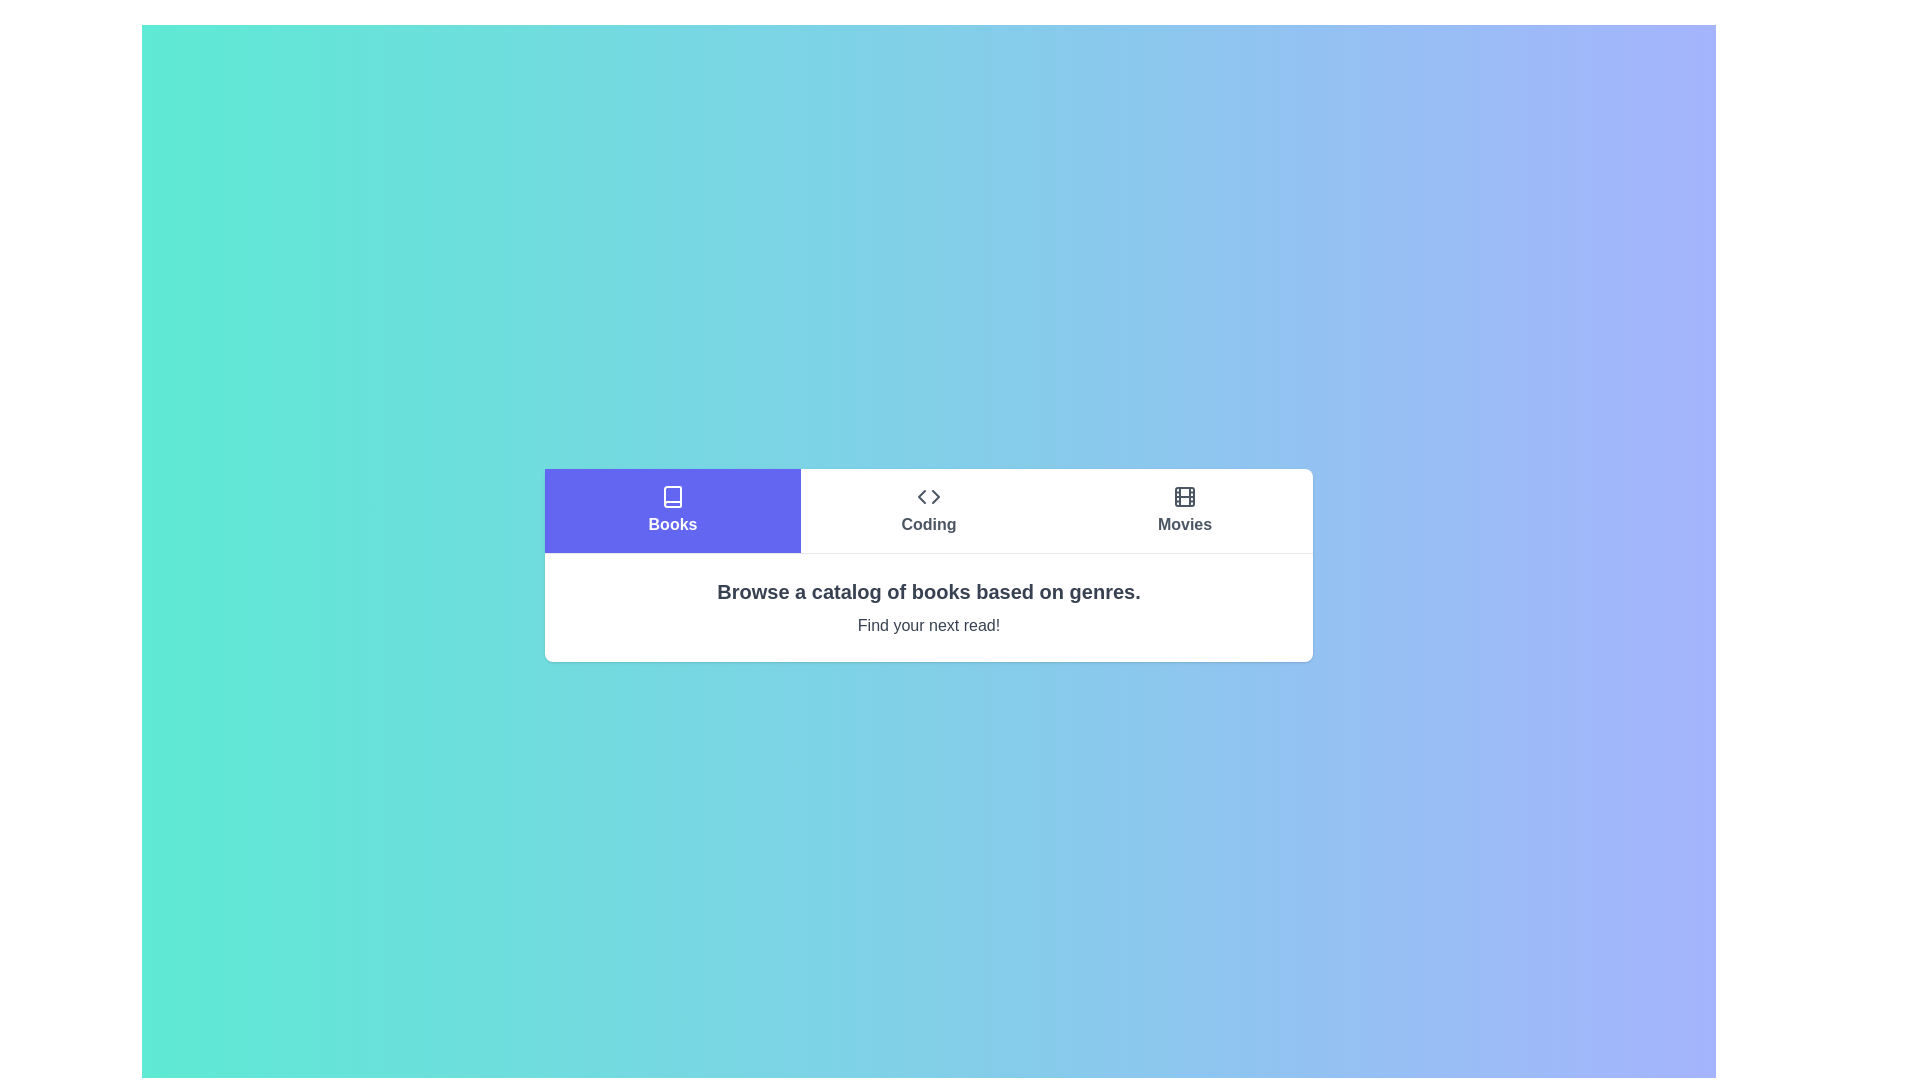 The height and width of the screenshot is (1080, 1920). What do you see at coordinates (672, 509) in the screenshot?
I see `the button labeled Books to observe its hover state` at bounding box center [672, 509].